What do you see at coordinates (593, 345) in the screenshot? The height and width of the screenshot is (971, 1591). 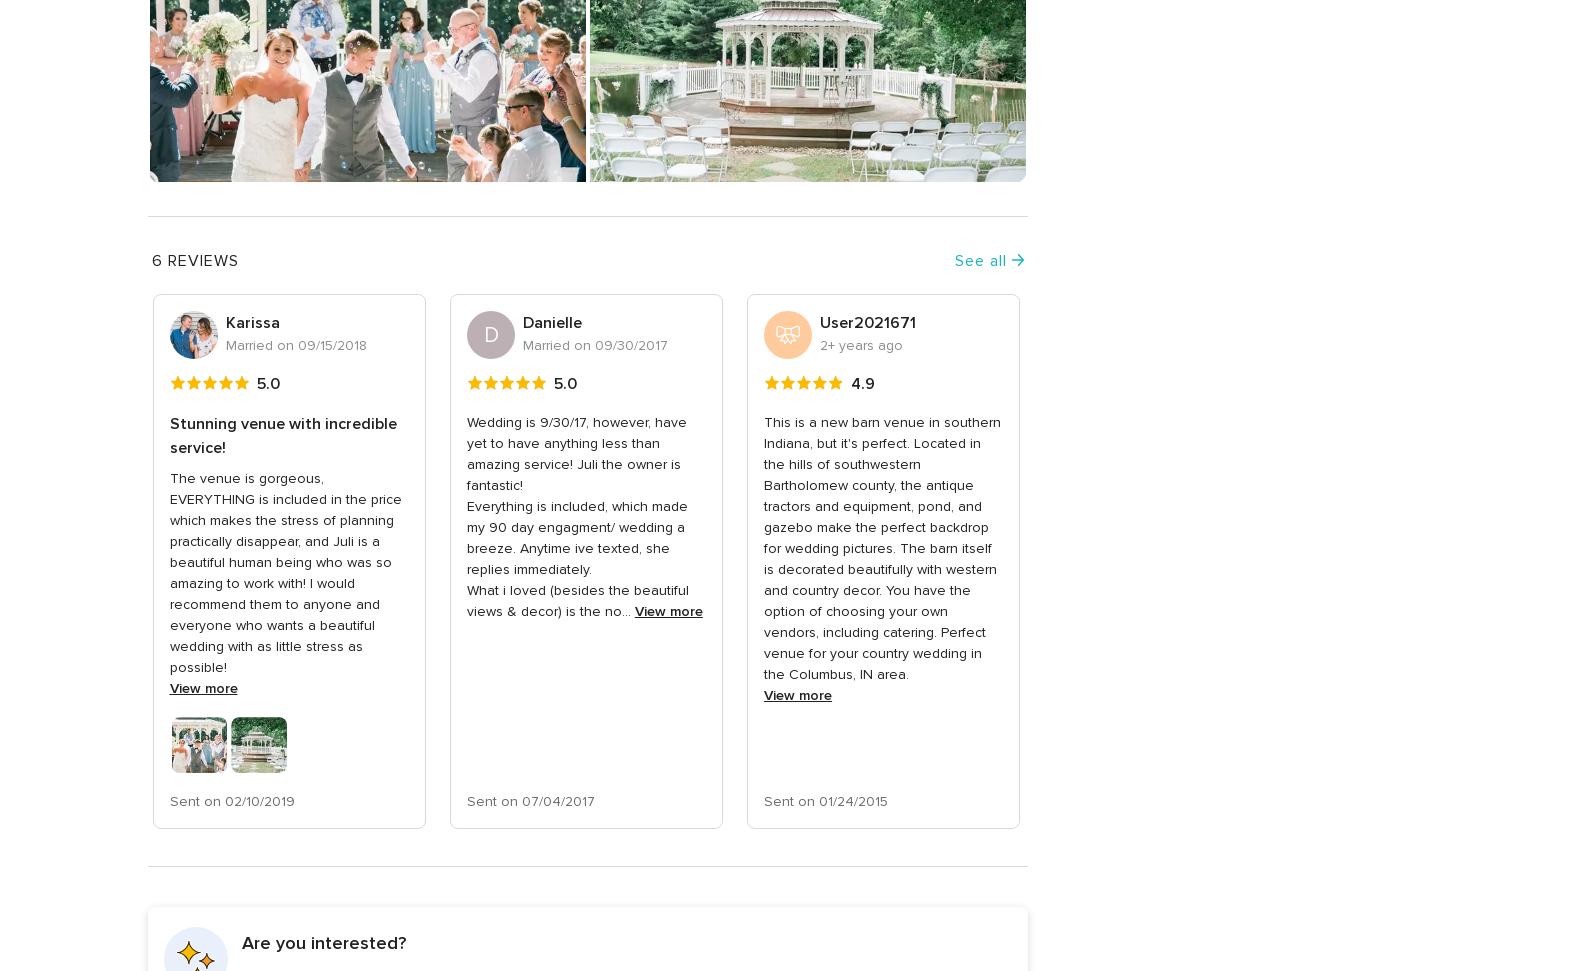 I see `'Married on 09/30/2017'` at bounding box center [593, 345].